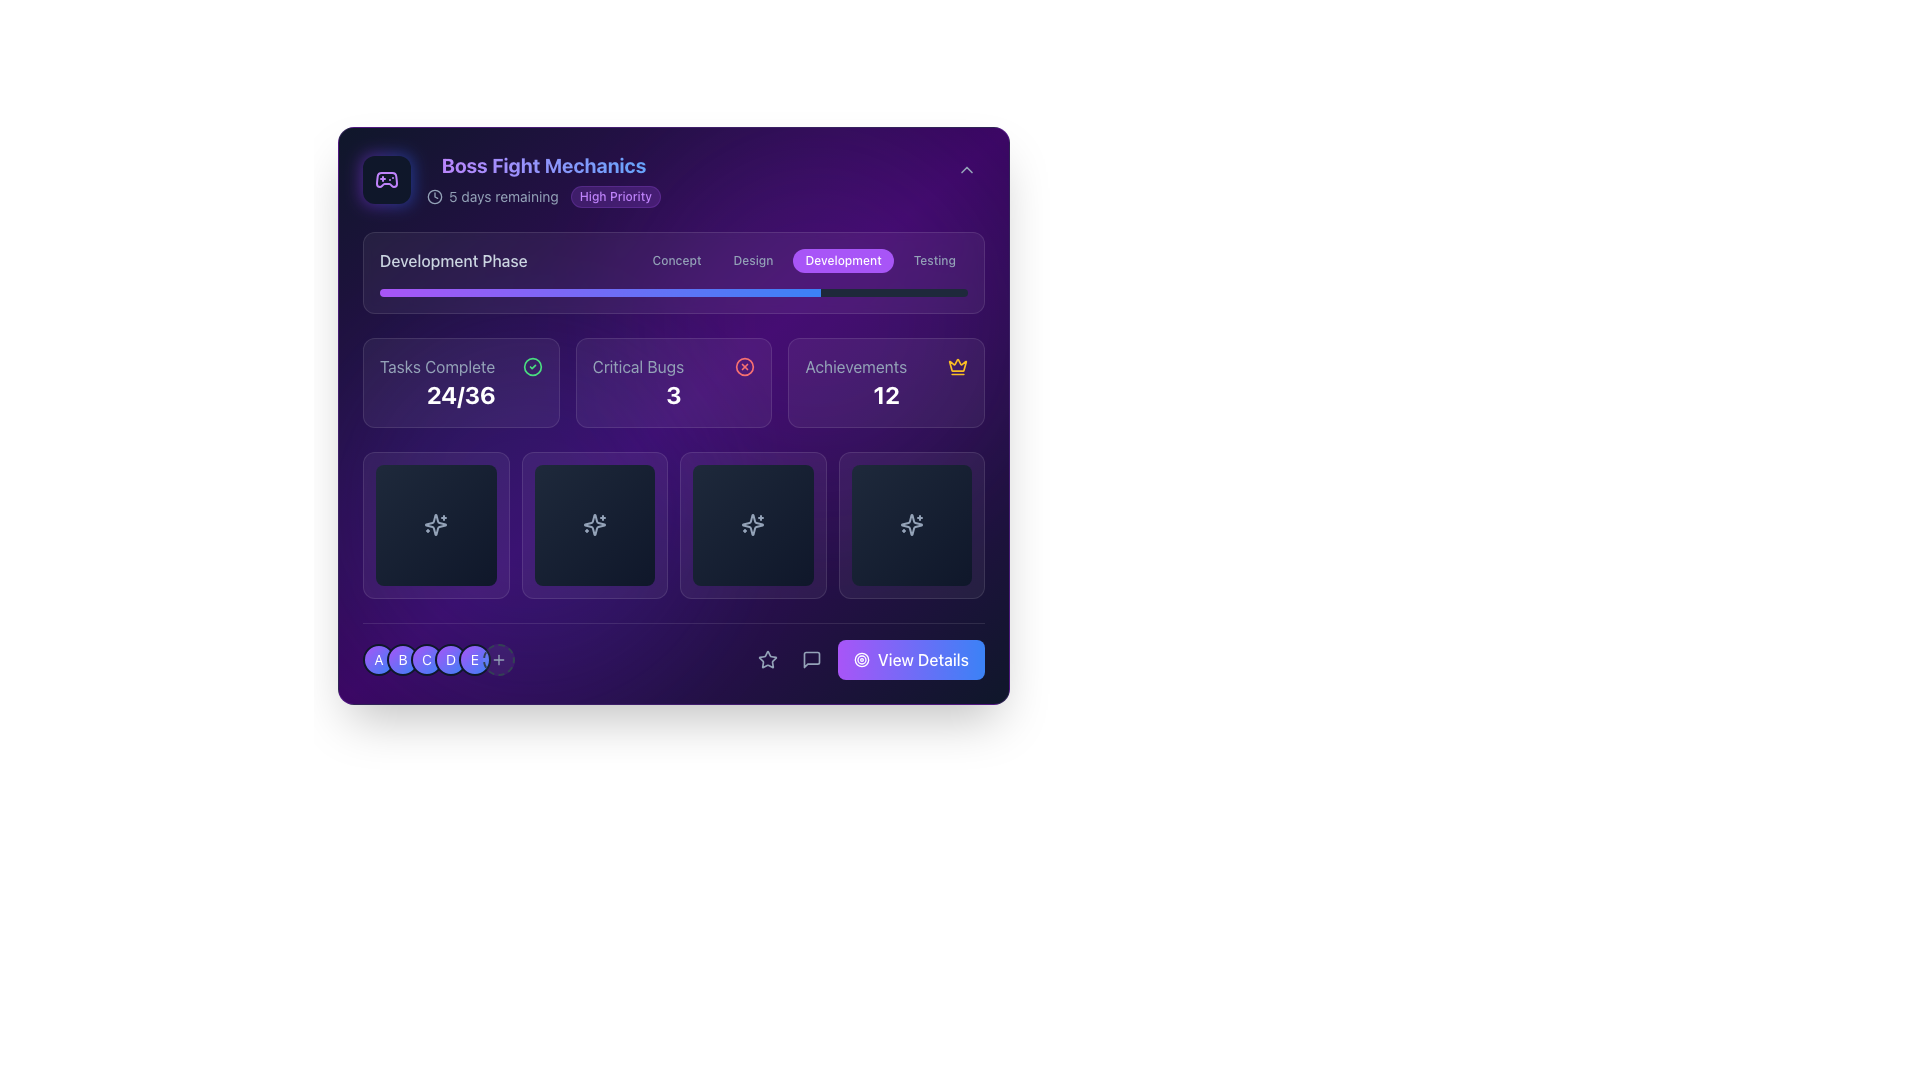 Image resolution: width=1920 pixels, height=1080 pixels. Describe the element at coordinates (387, 180) in the screenshot. I see `game controller icon, which is located in the top-left corner of the 'Boss Fight Mechanics' section, featuring a modern purple design with hover color transitions` at that location.